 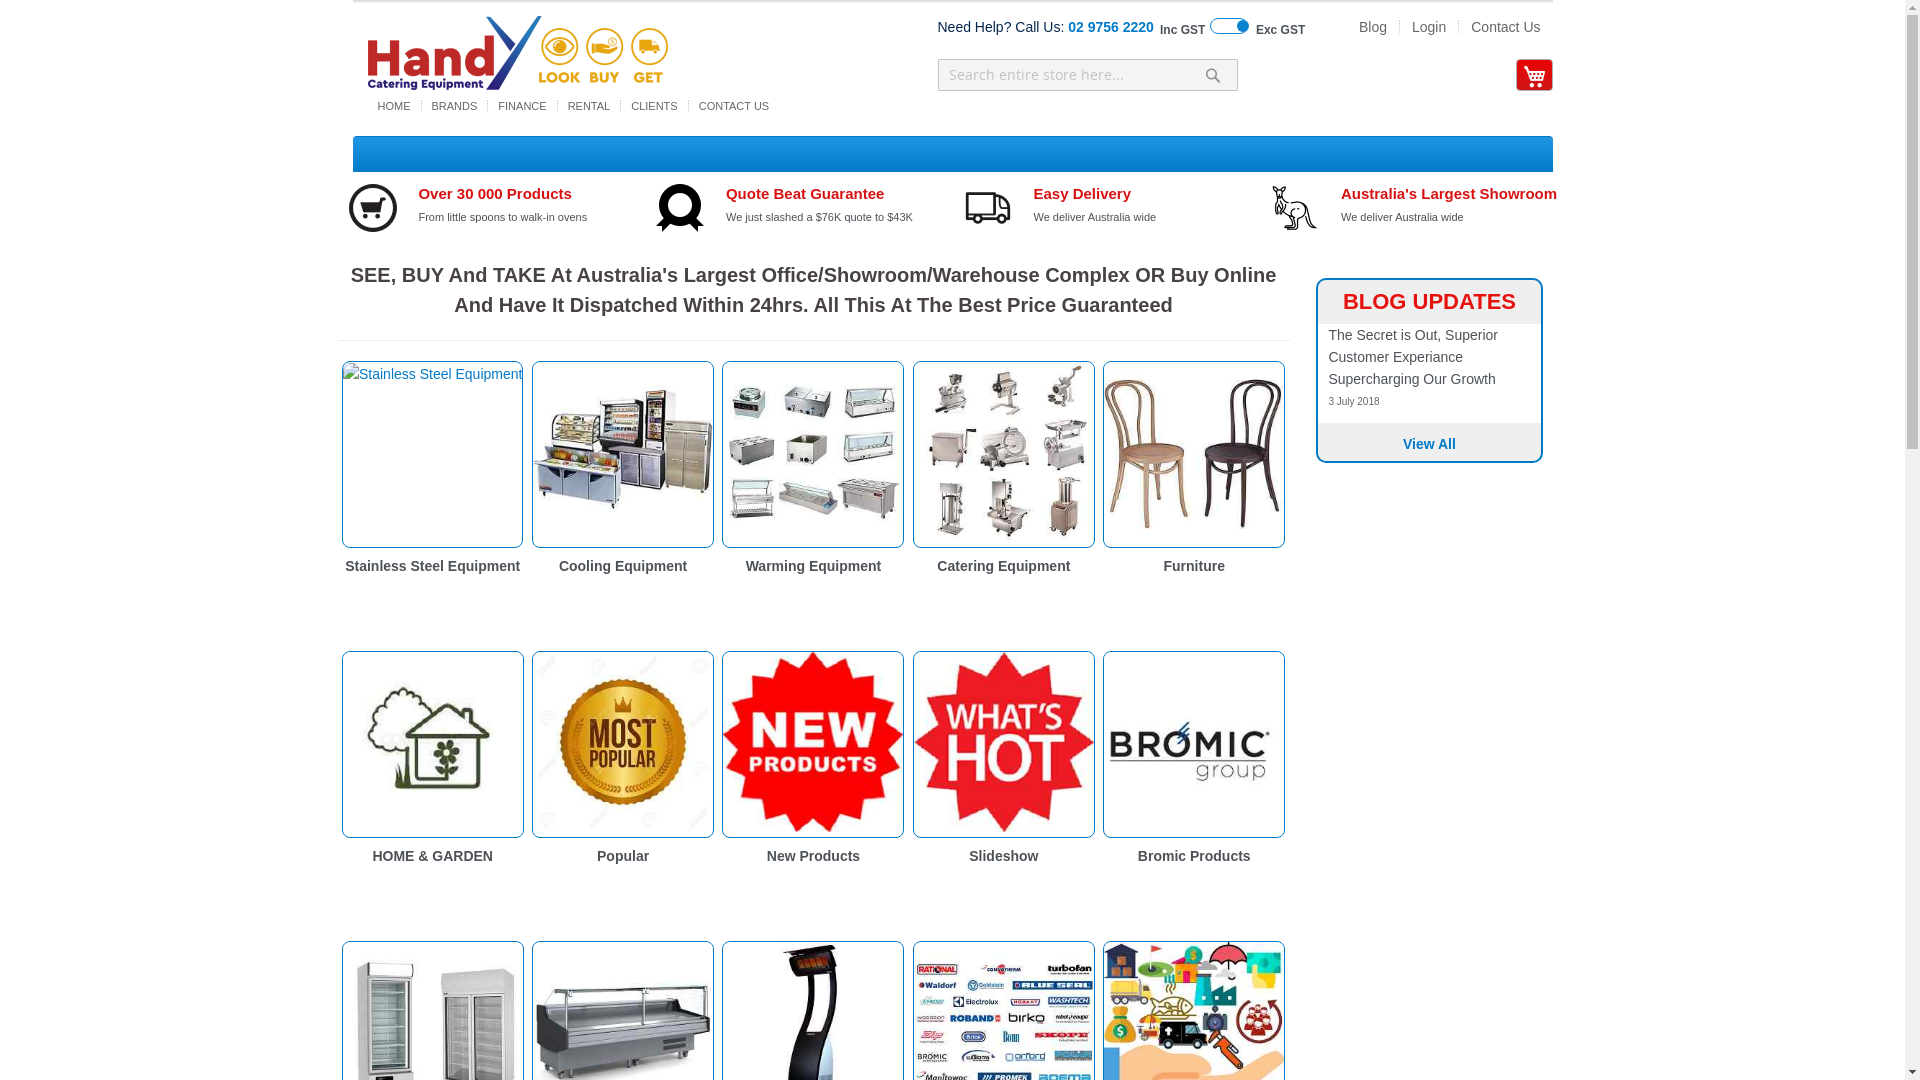 I want to click on 'RENTAL', so click(x=557, y=105).